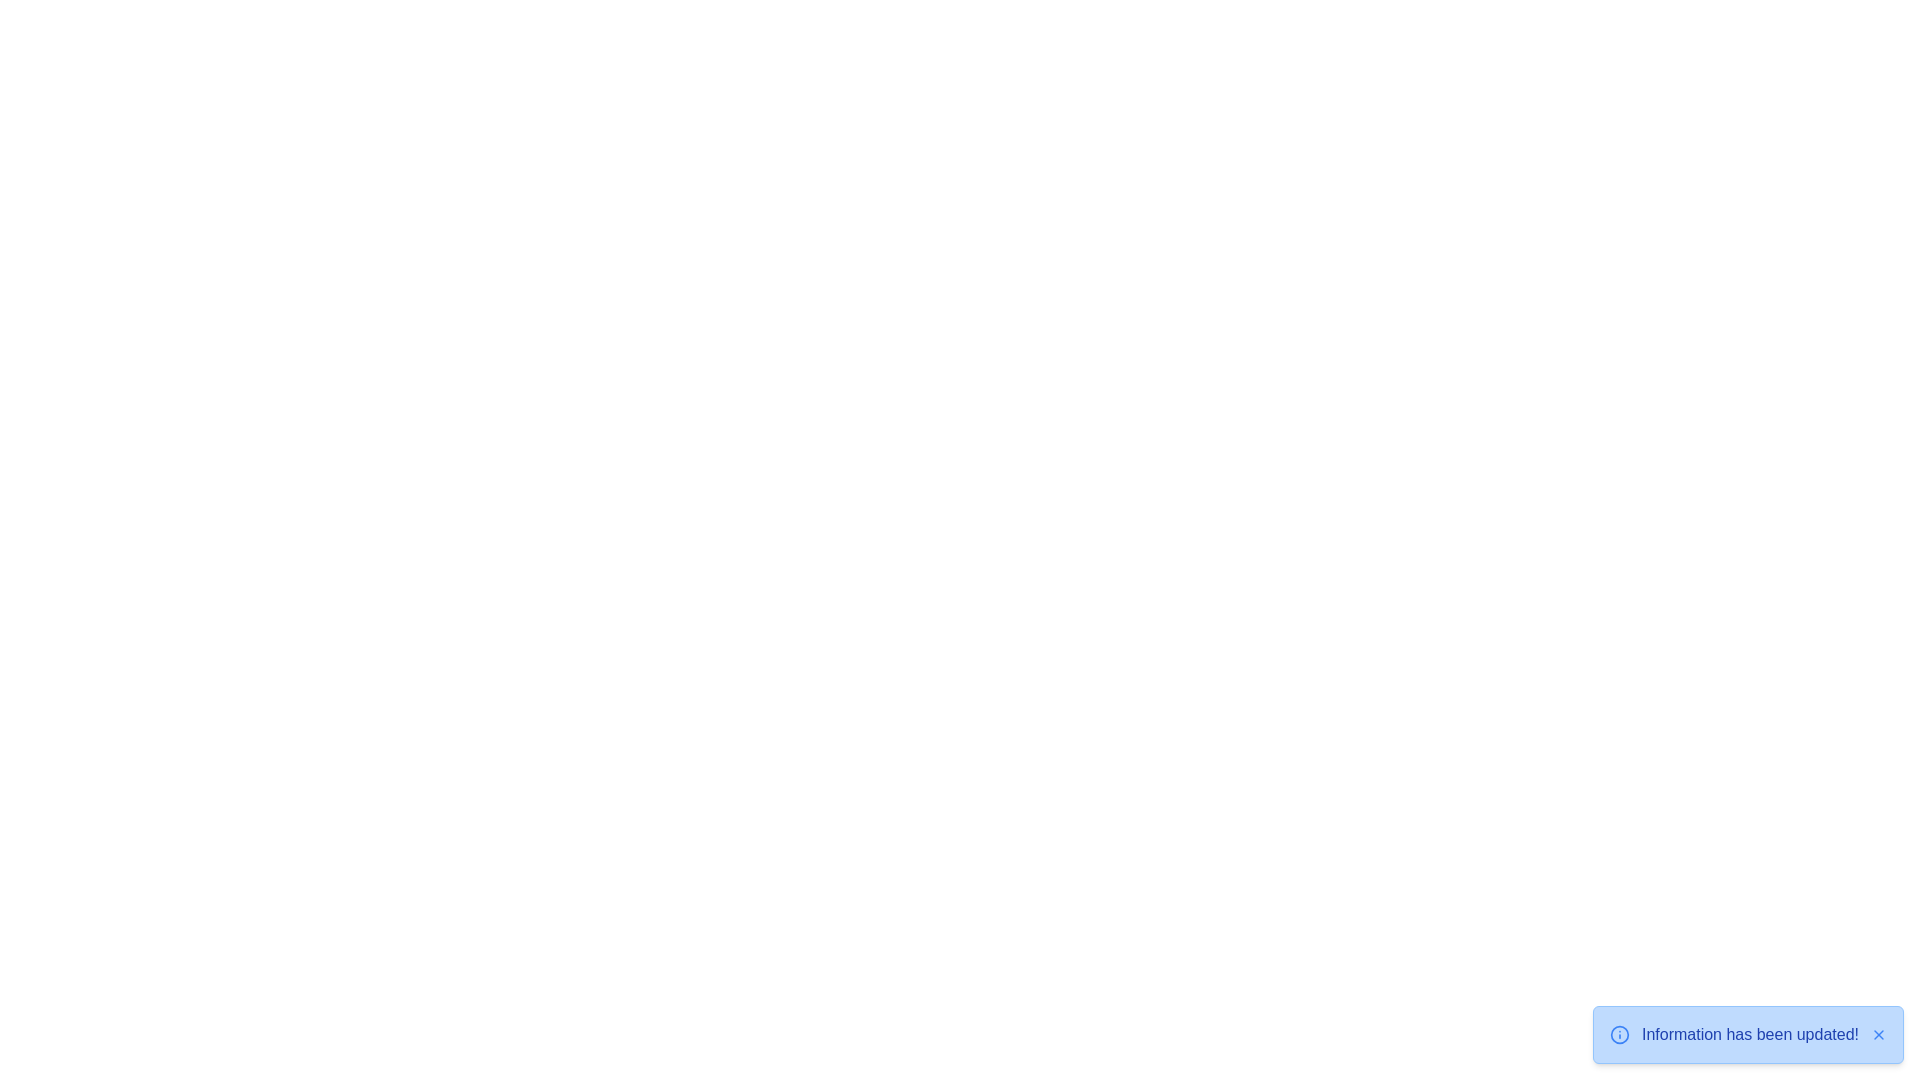  I want to click on close button on the snackbar to dismiss the notification, so click(1877, 1034).